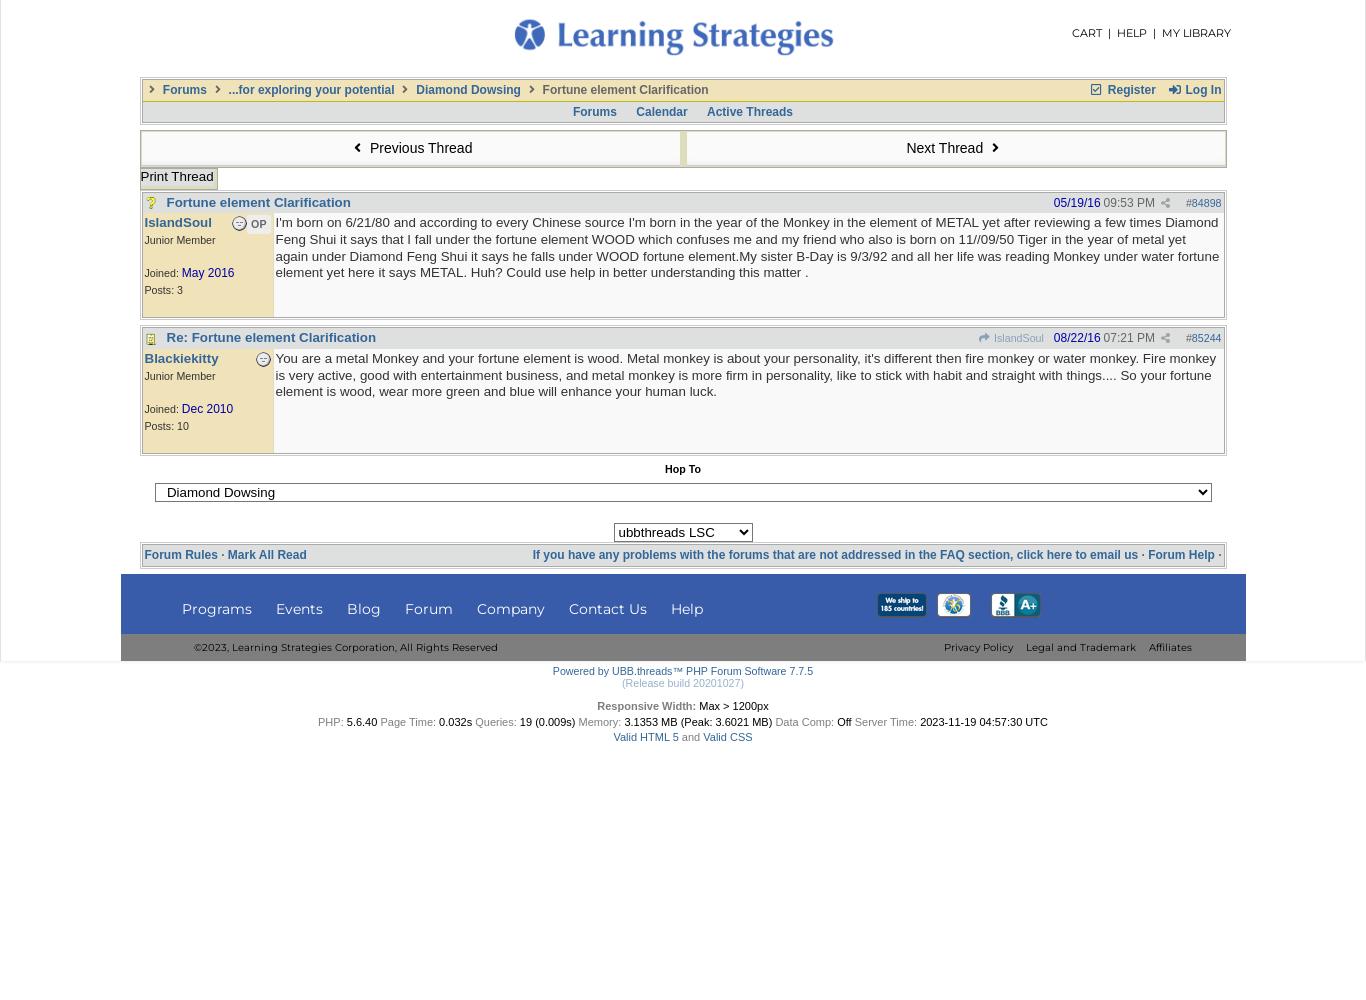 This screenshot has width=1366, height=1000. I want to click on 'If you have any problems with the forums that are not addressed in the FAQ section, click here to email us', so click(834, 555).